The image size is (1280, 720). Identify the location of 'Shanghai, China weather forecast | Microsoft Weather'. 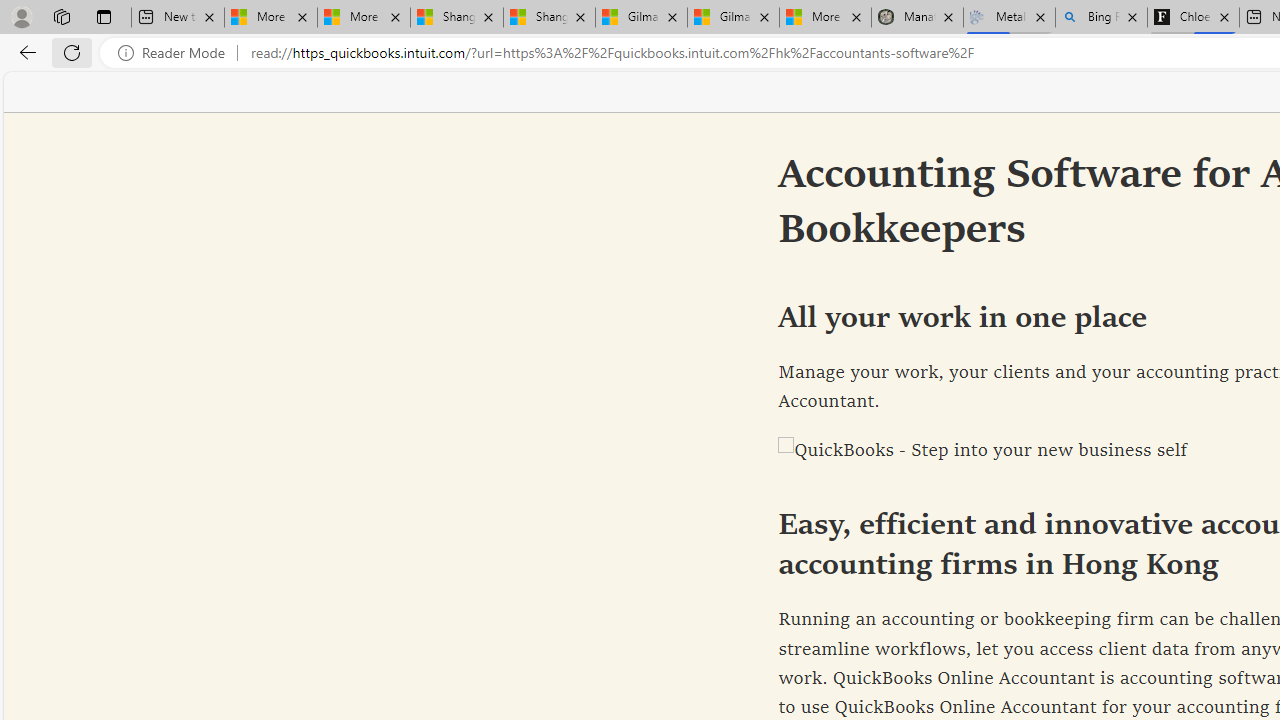
(549, 17).